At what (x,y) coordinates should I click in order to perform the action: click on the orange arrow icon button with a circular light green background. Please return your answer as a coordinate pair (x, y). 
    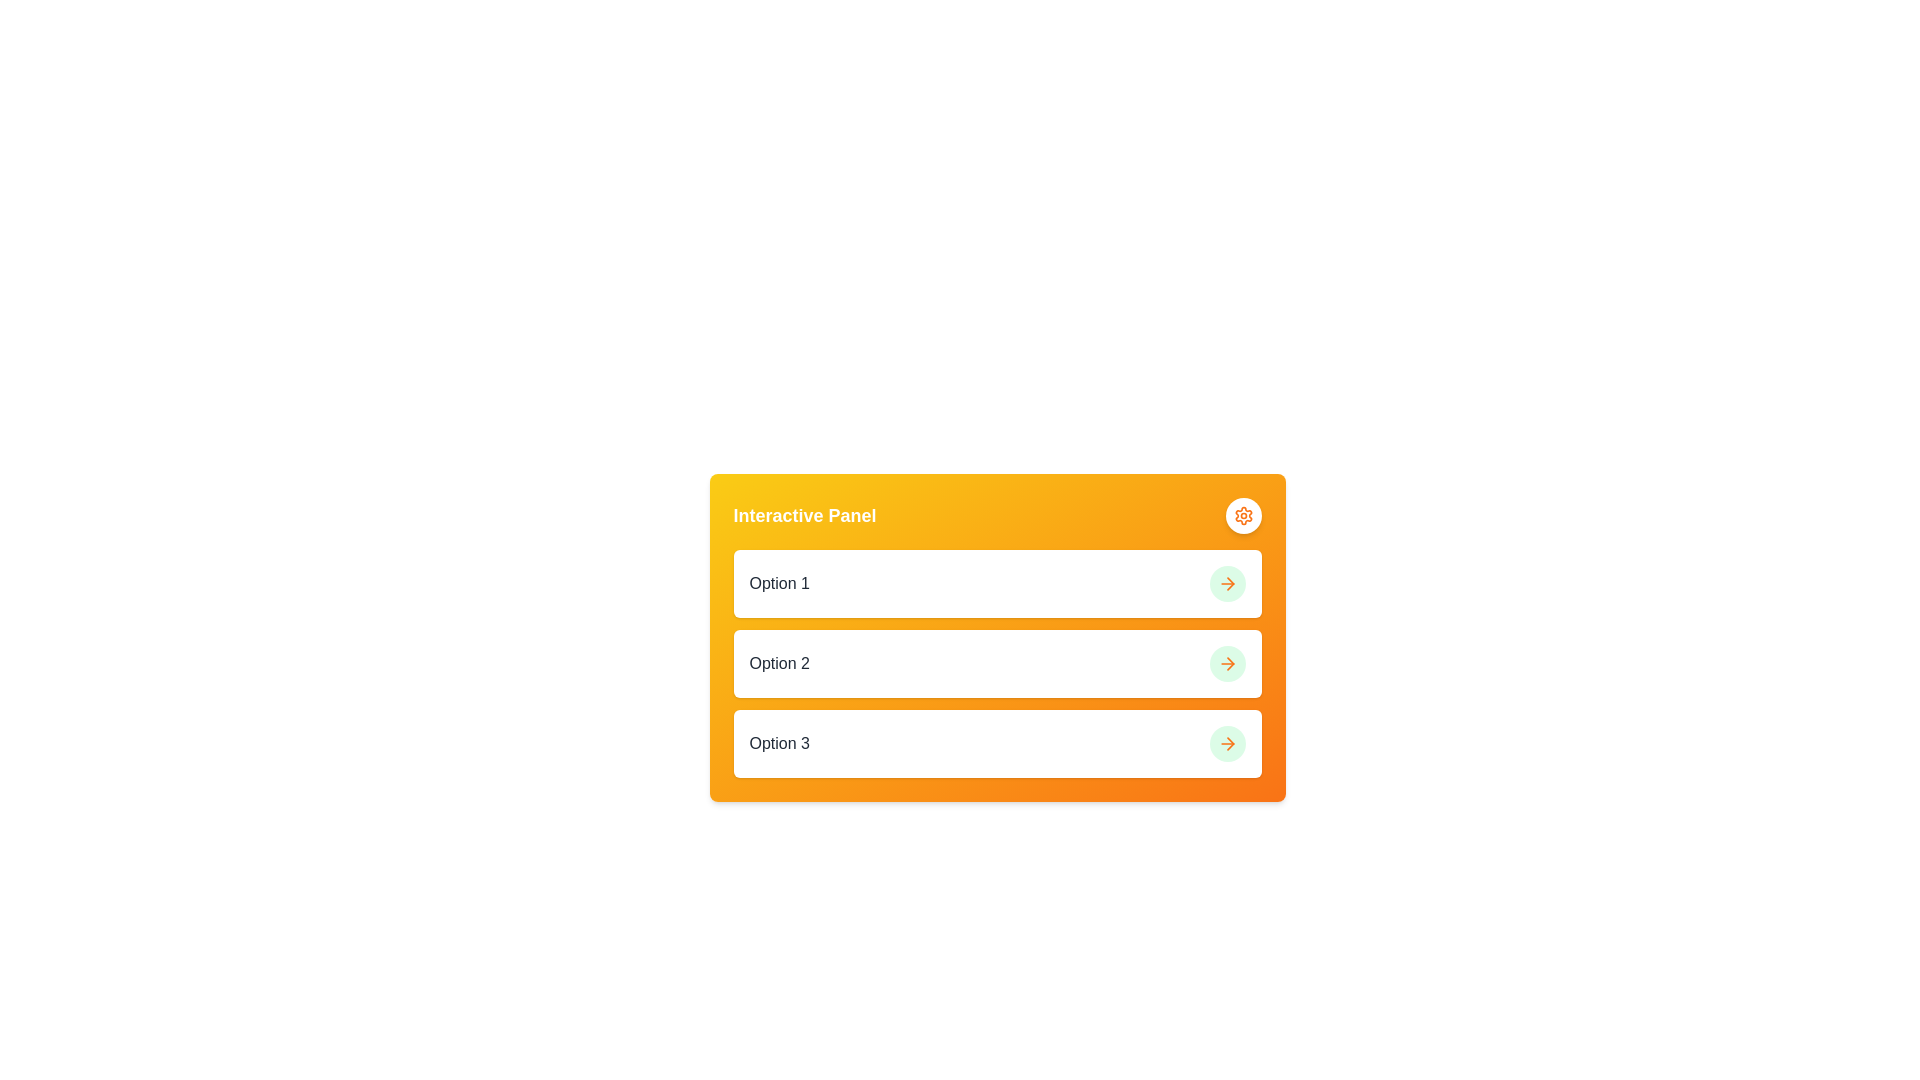
    Looking at the image, I should click on (1226, 663).